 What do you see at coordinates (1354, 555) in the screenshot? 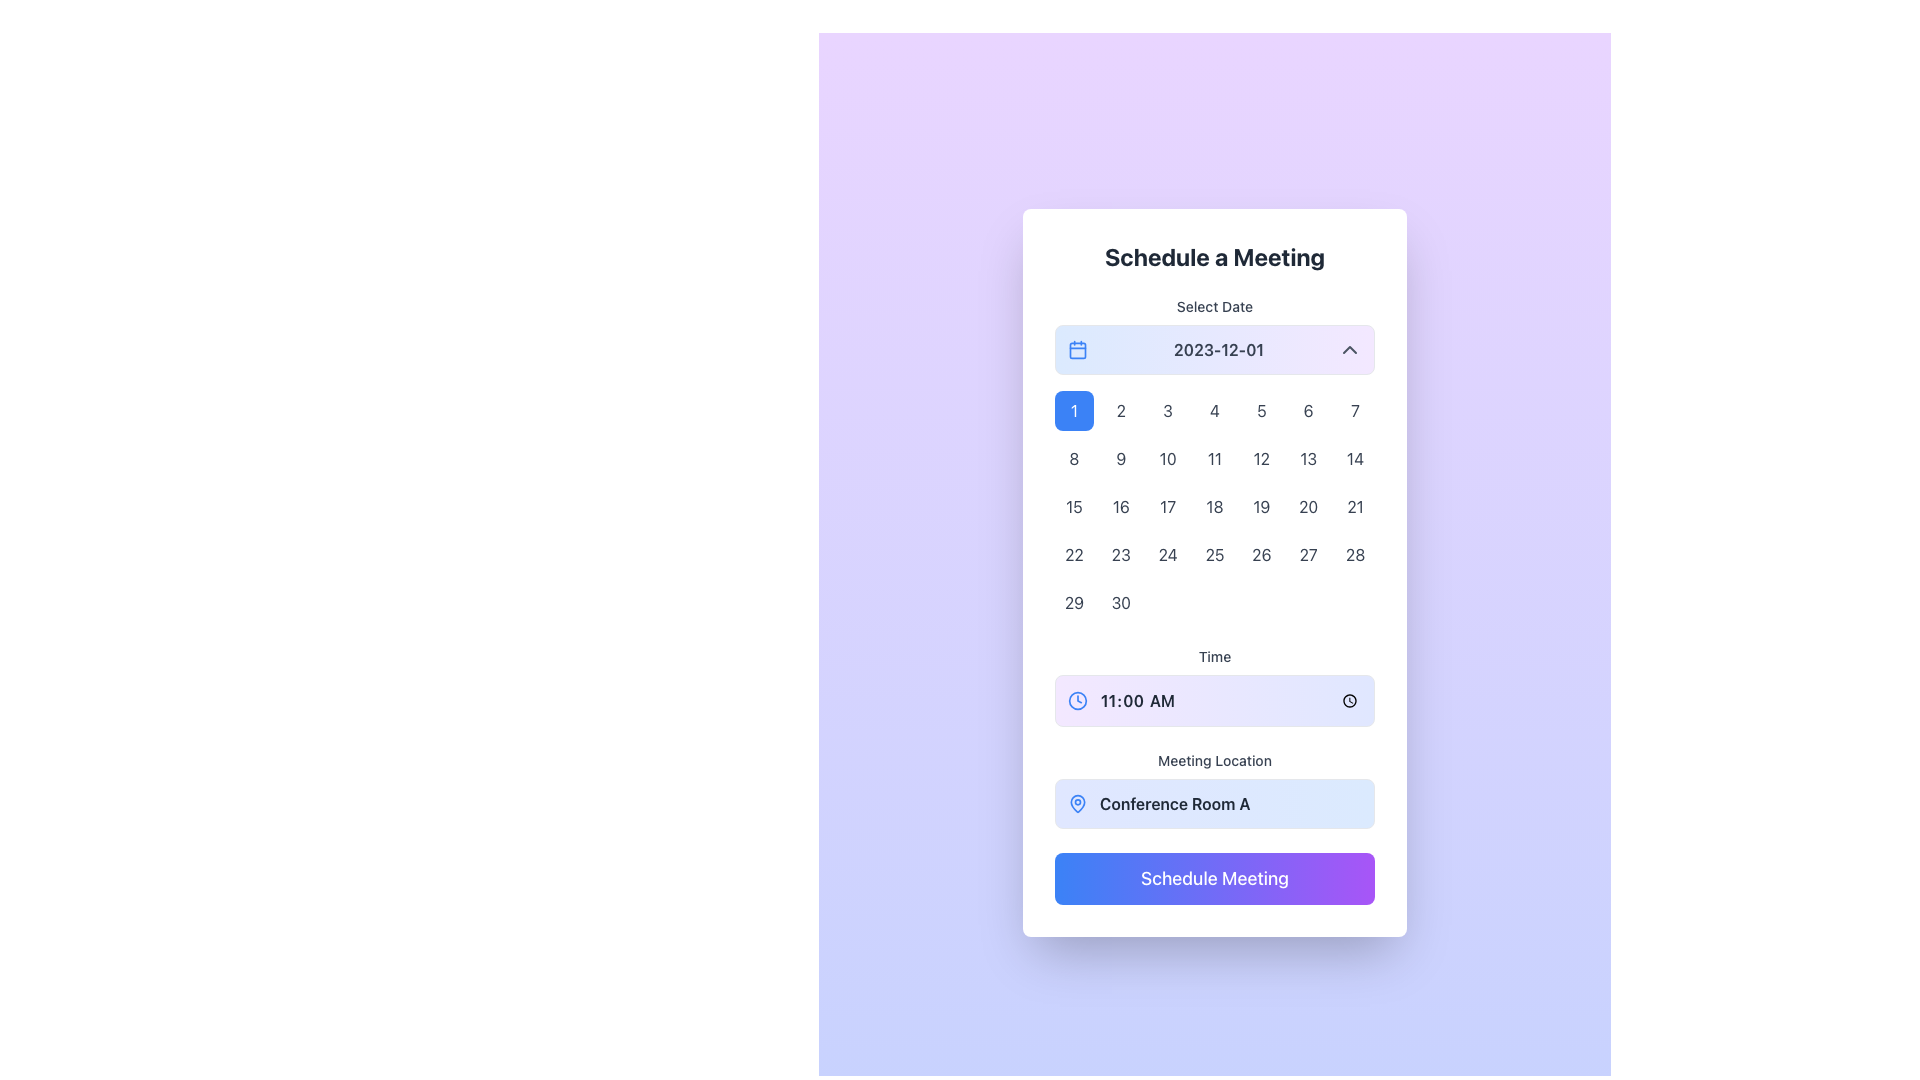
I see `the button displaying the text '28' in the date picker interface` at bounding box center [1354, 555].